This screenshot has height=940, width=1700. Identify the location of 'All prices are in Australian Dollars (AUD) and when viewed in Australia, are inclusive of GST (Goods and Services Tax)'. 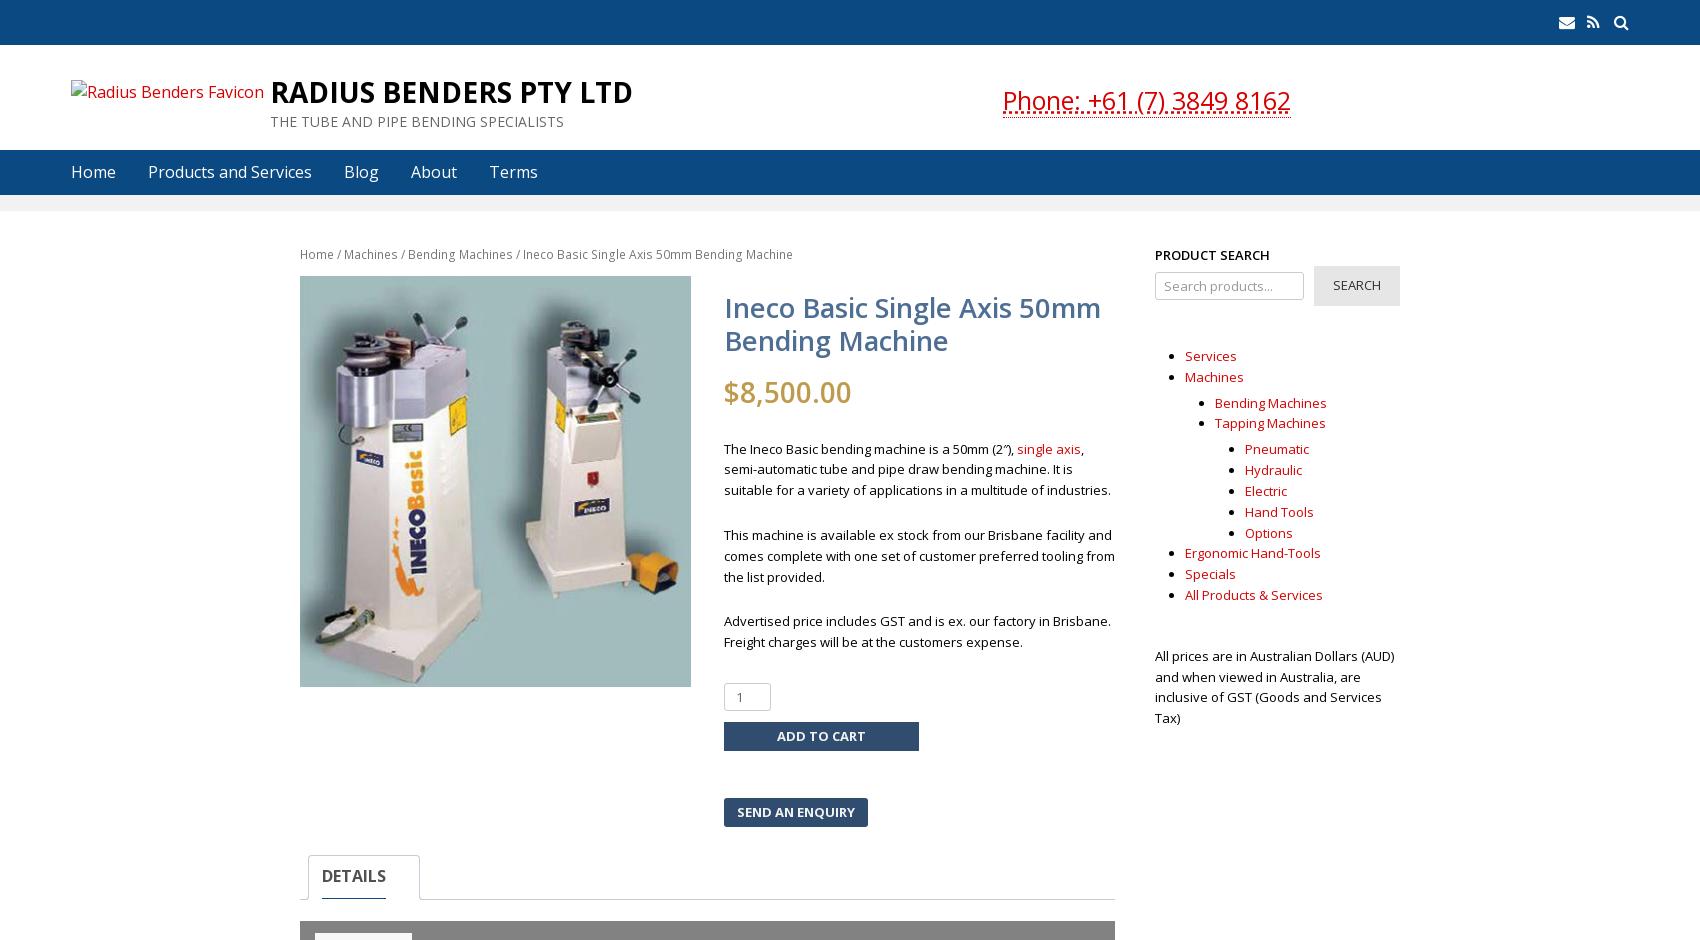
(1273, 685).